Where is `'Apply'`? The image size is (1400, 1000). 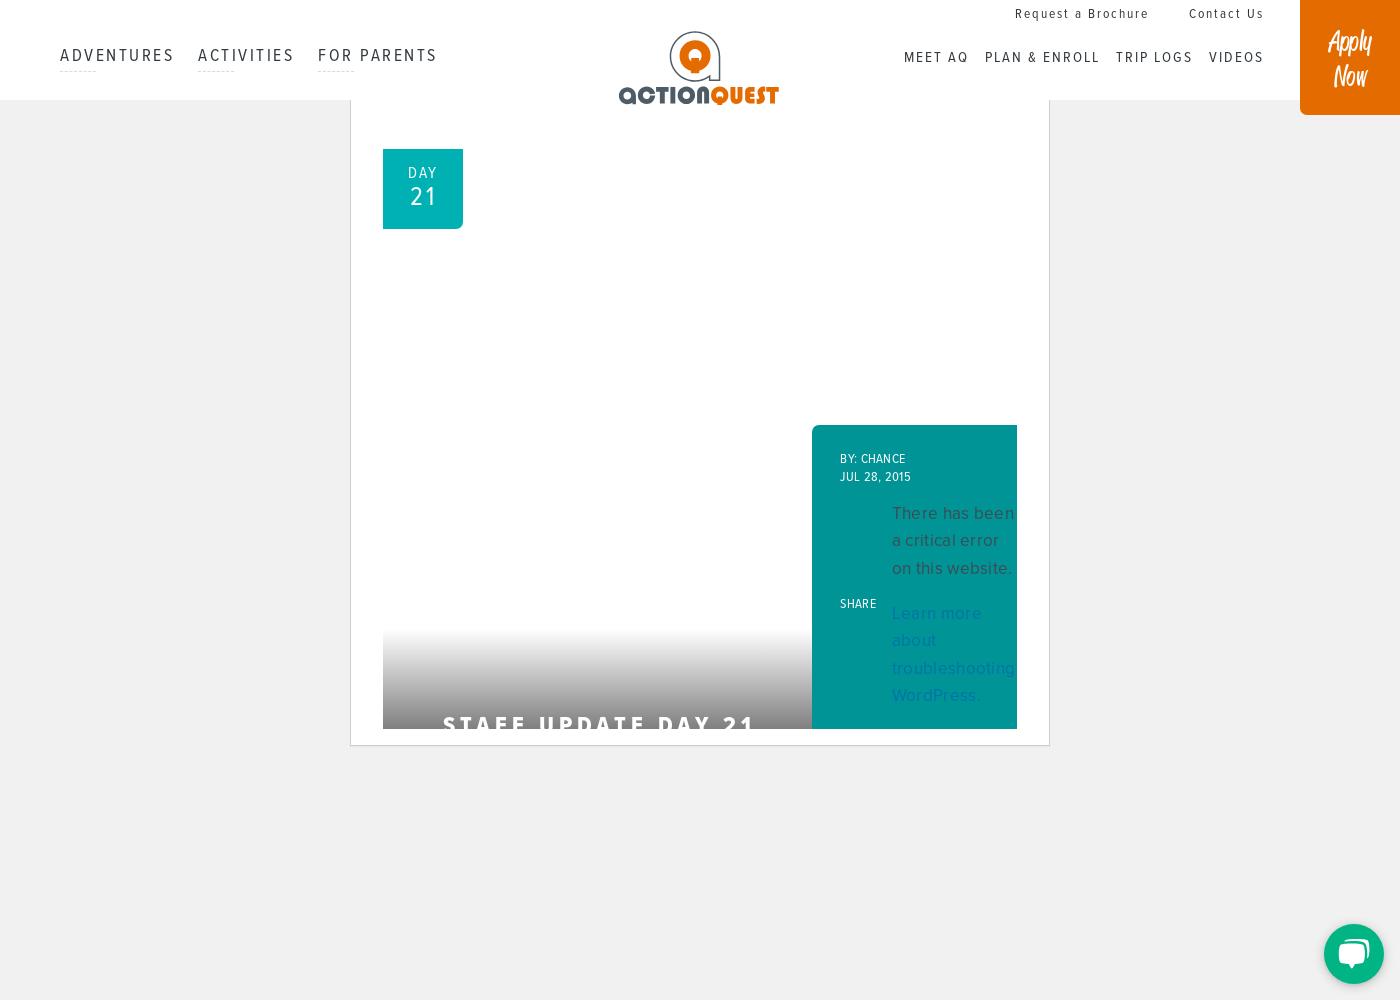 'Apply' is located at coordinates (1349, 39).